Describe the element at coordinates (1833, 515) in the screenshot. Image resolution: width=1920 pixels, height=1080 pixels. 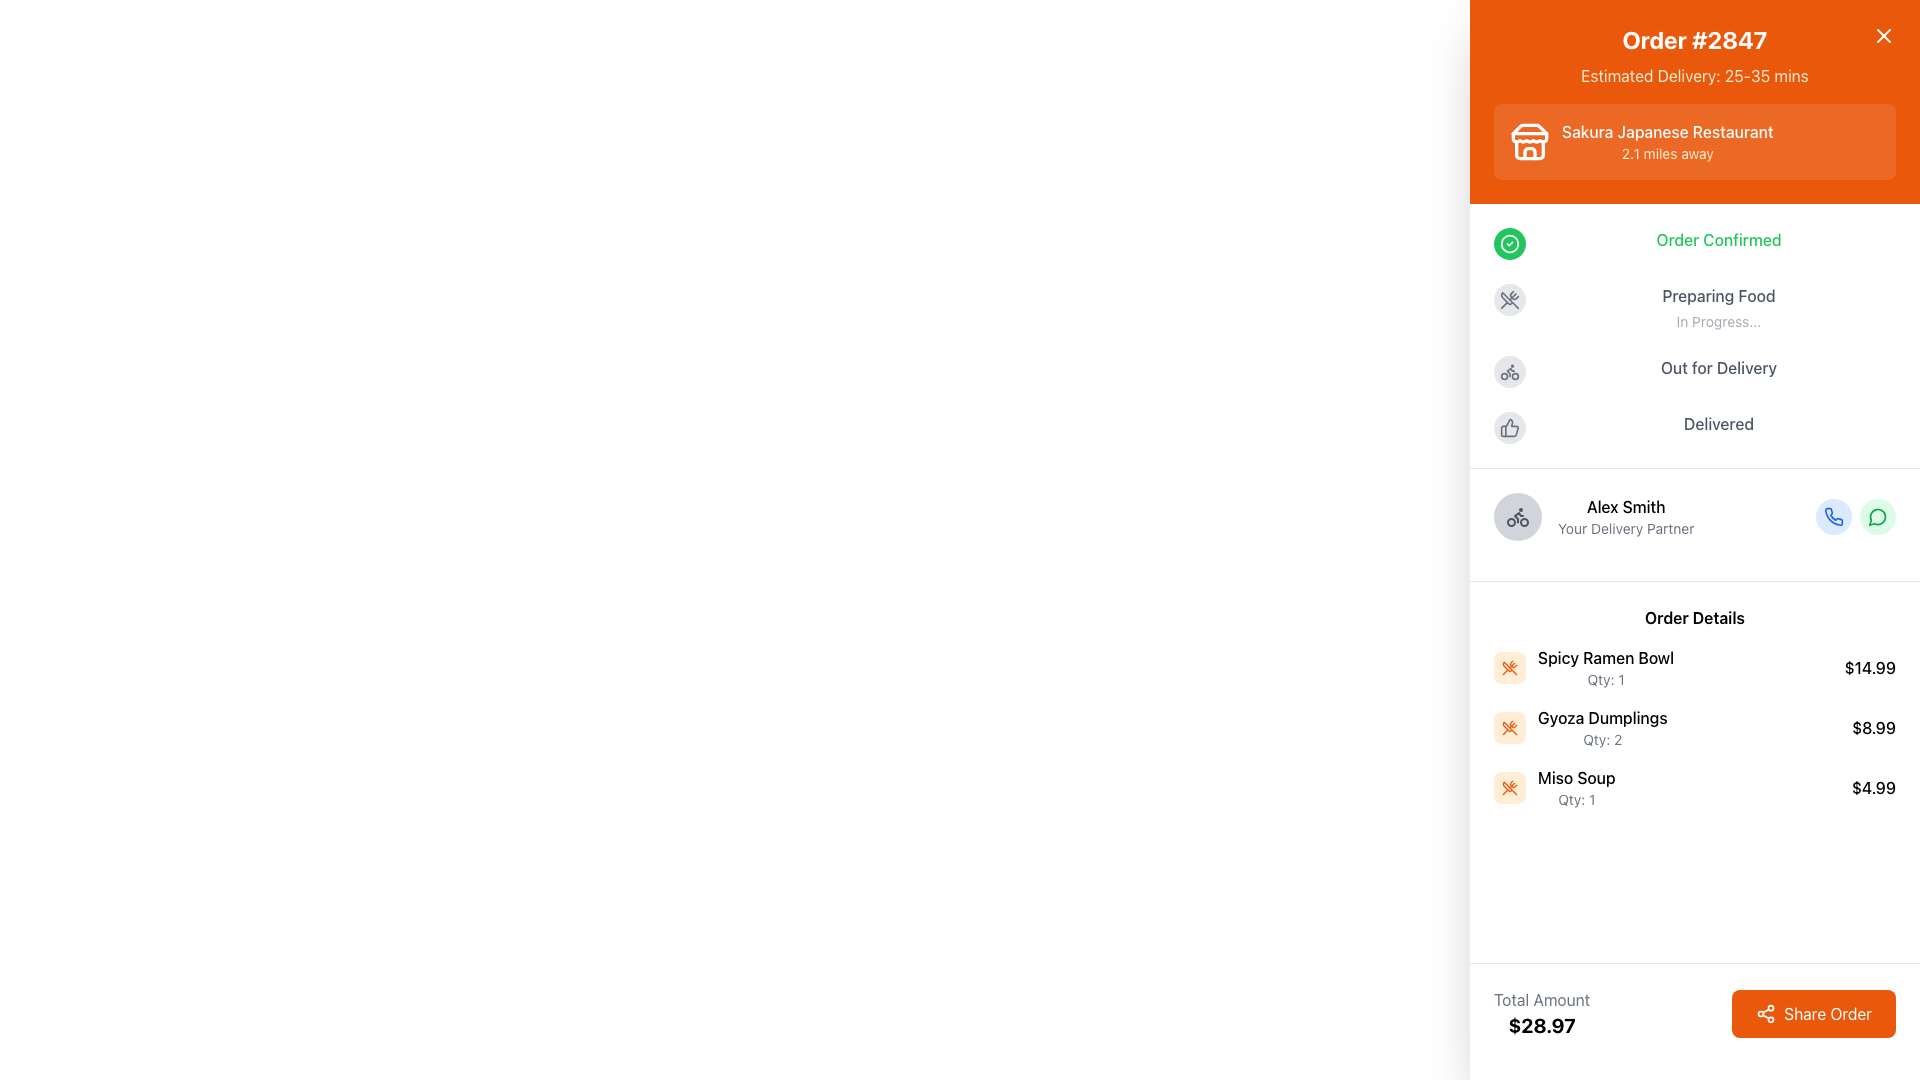
I see `the phone icon button, which is styled in a minimalistic and modern design with a blue outline, to initiate a call` at that location.